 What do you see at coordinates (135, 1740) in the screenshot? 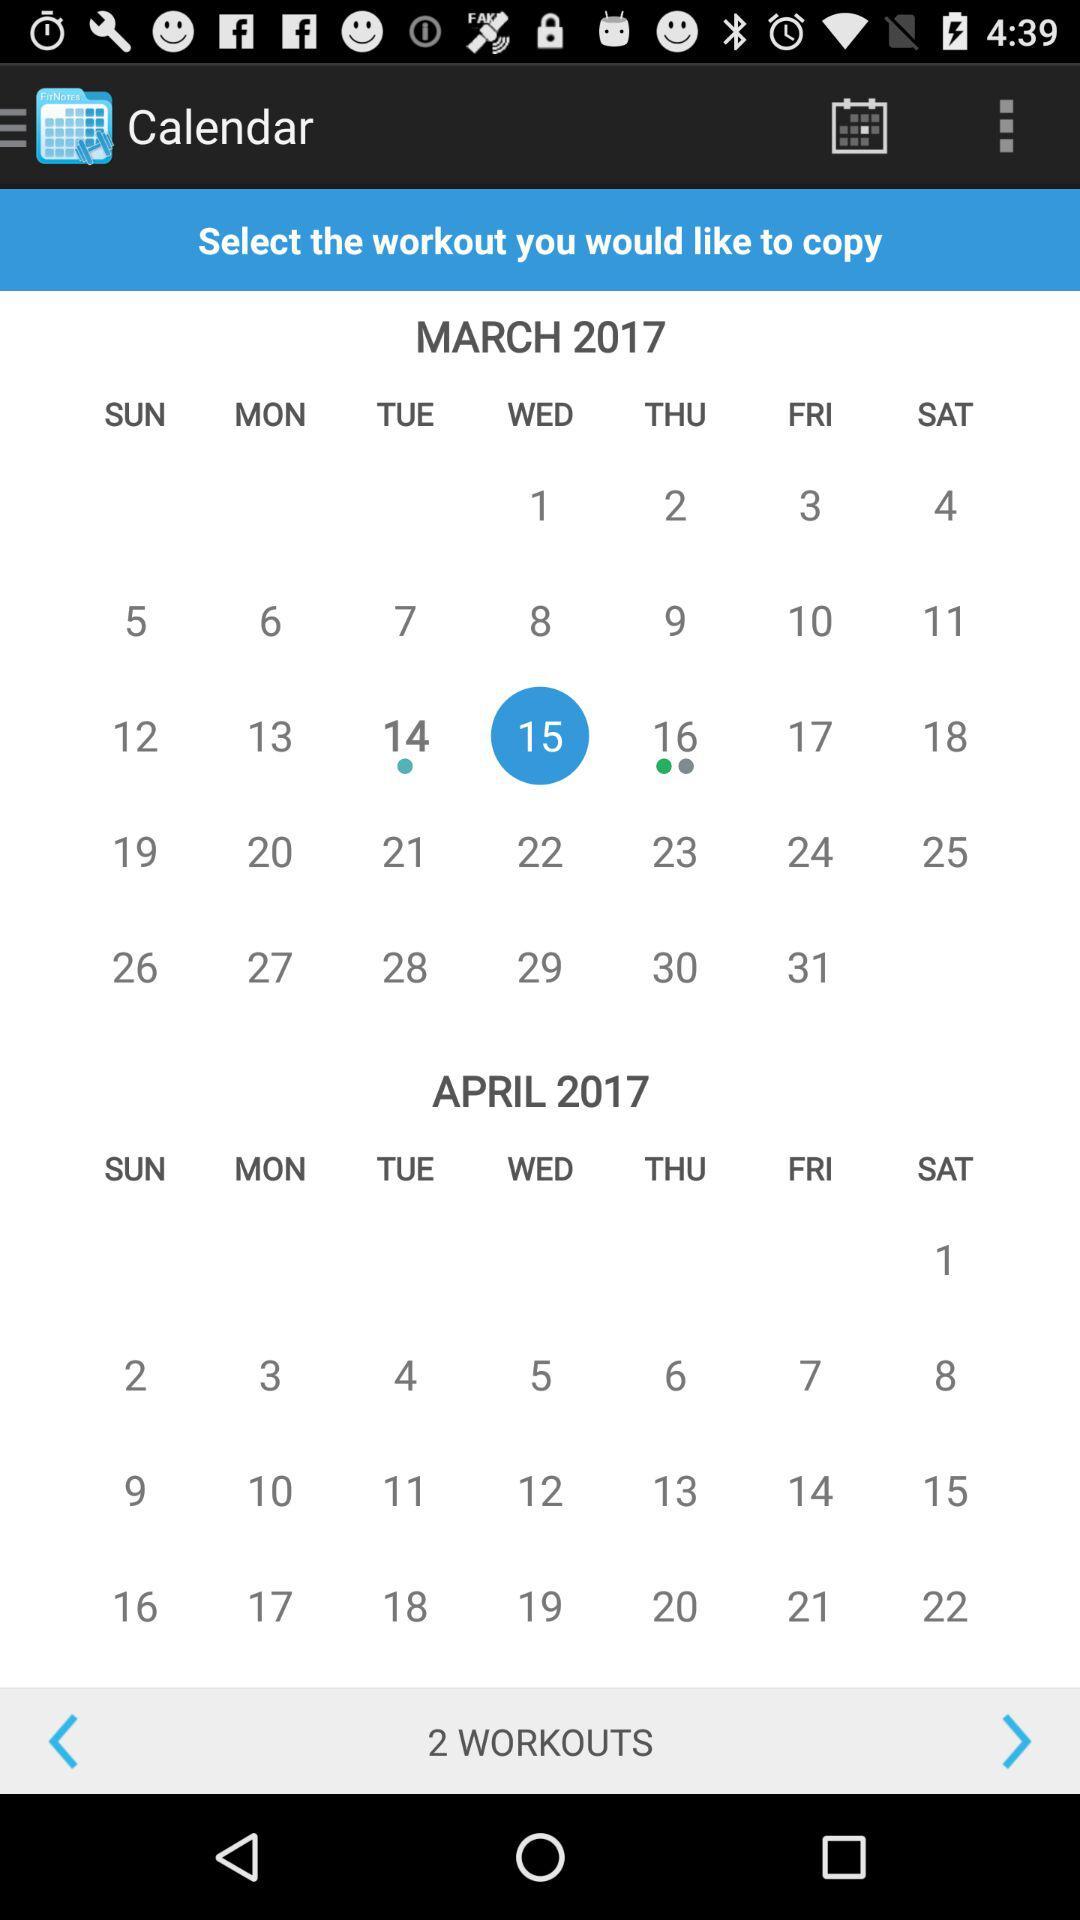
I see `go back` at bounding box center [135, 1740].